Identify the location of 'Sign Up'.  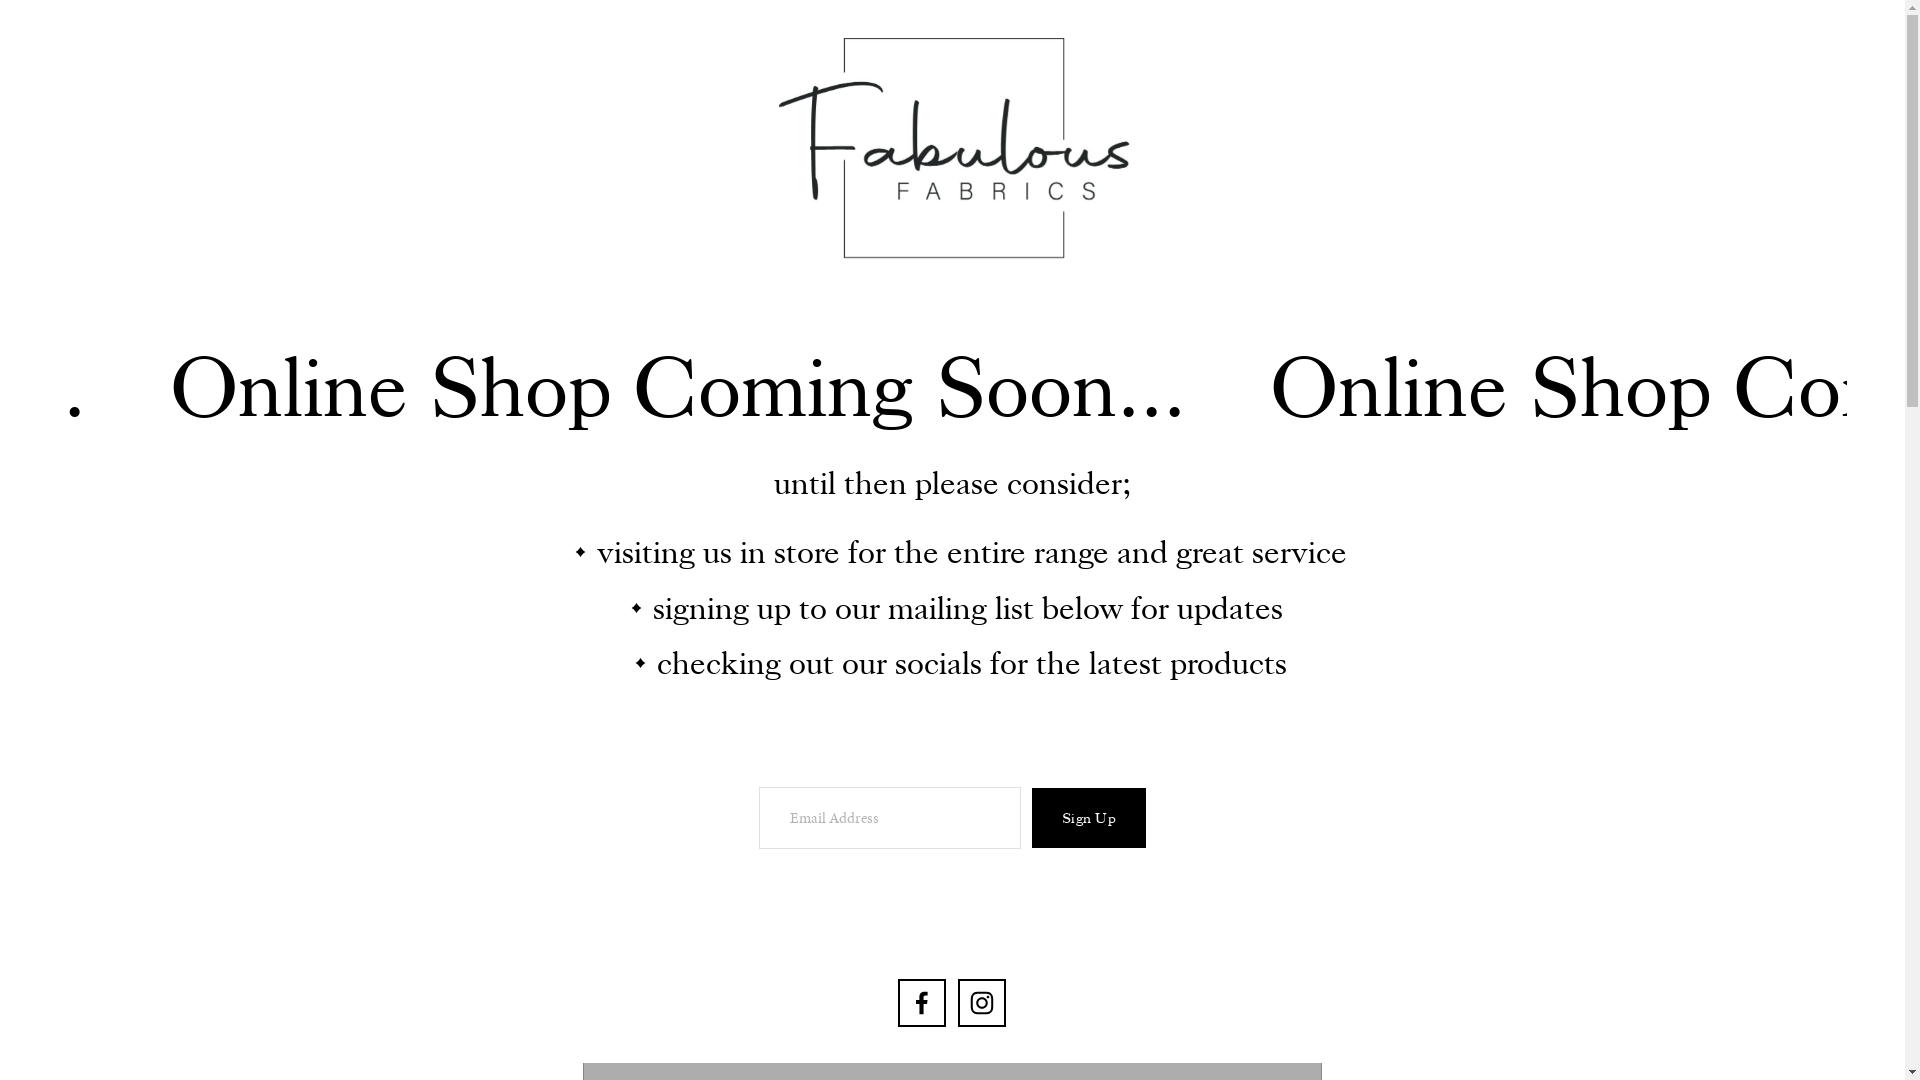
(1088, 817).